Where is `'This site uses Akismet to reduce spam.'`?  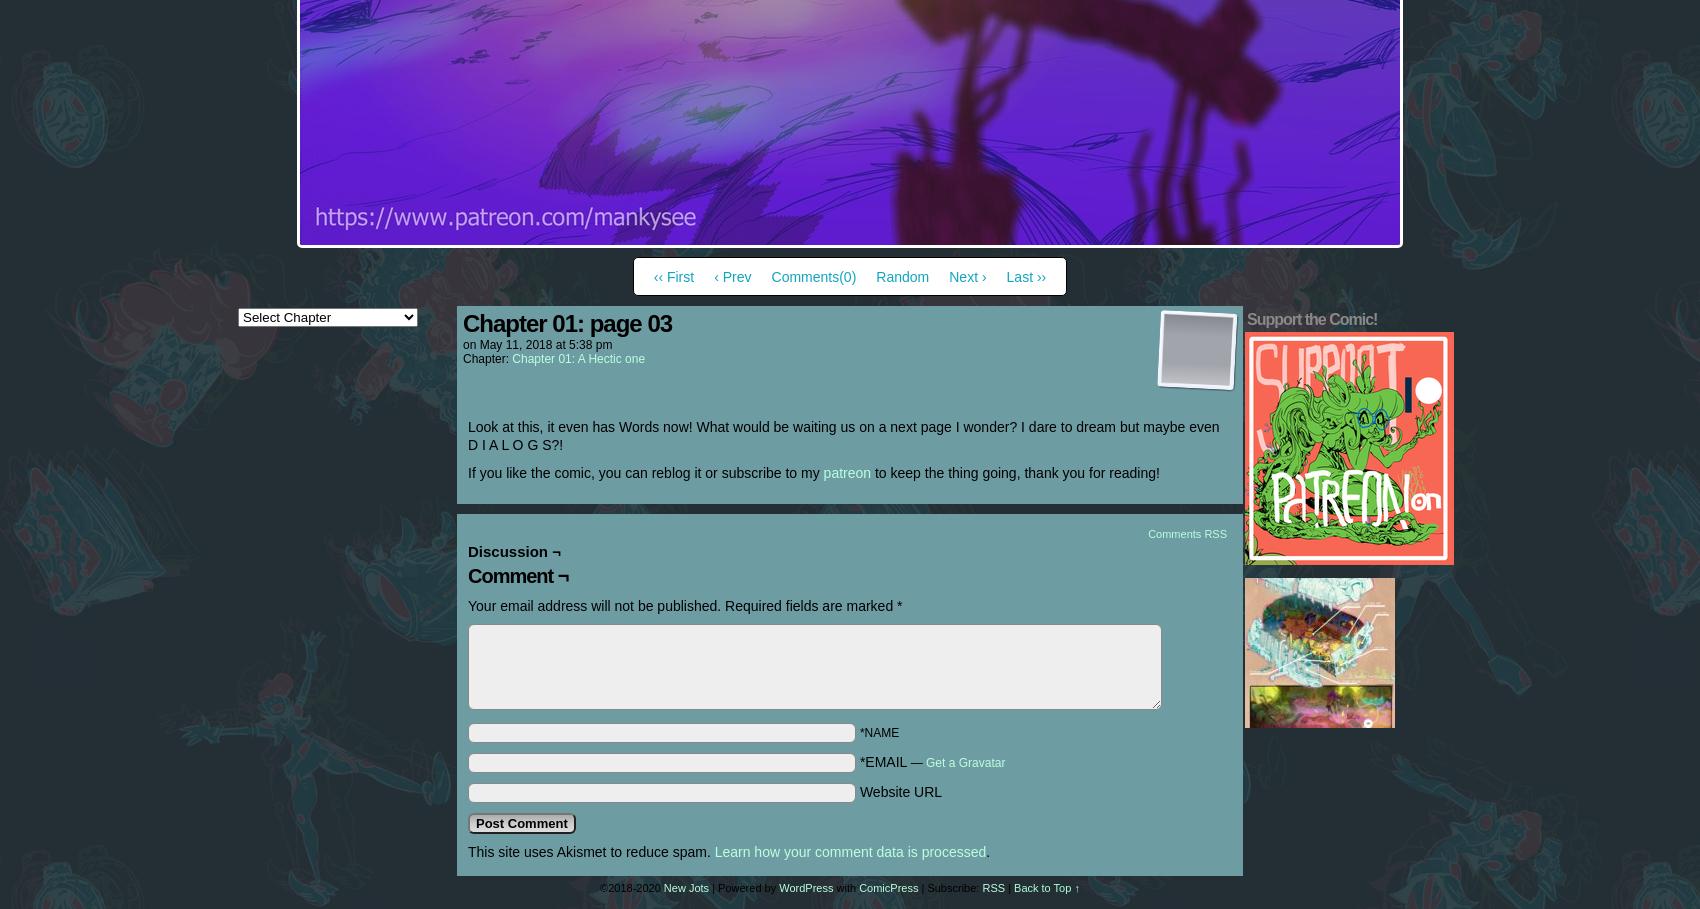
'This site uses Akismet to reduce spam.' is located at coordinates (589, 851).